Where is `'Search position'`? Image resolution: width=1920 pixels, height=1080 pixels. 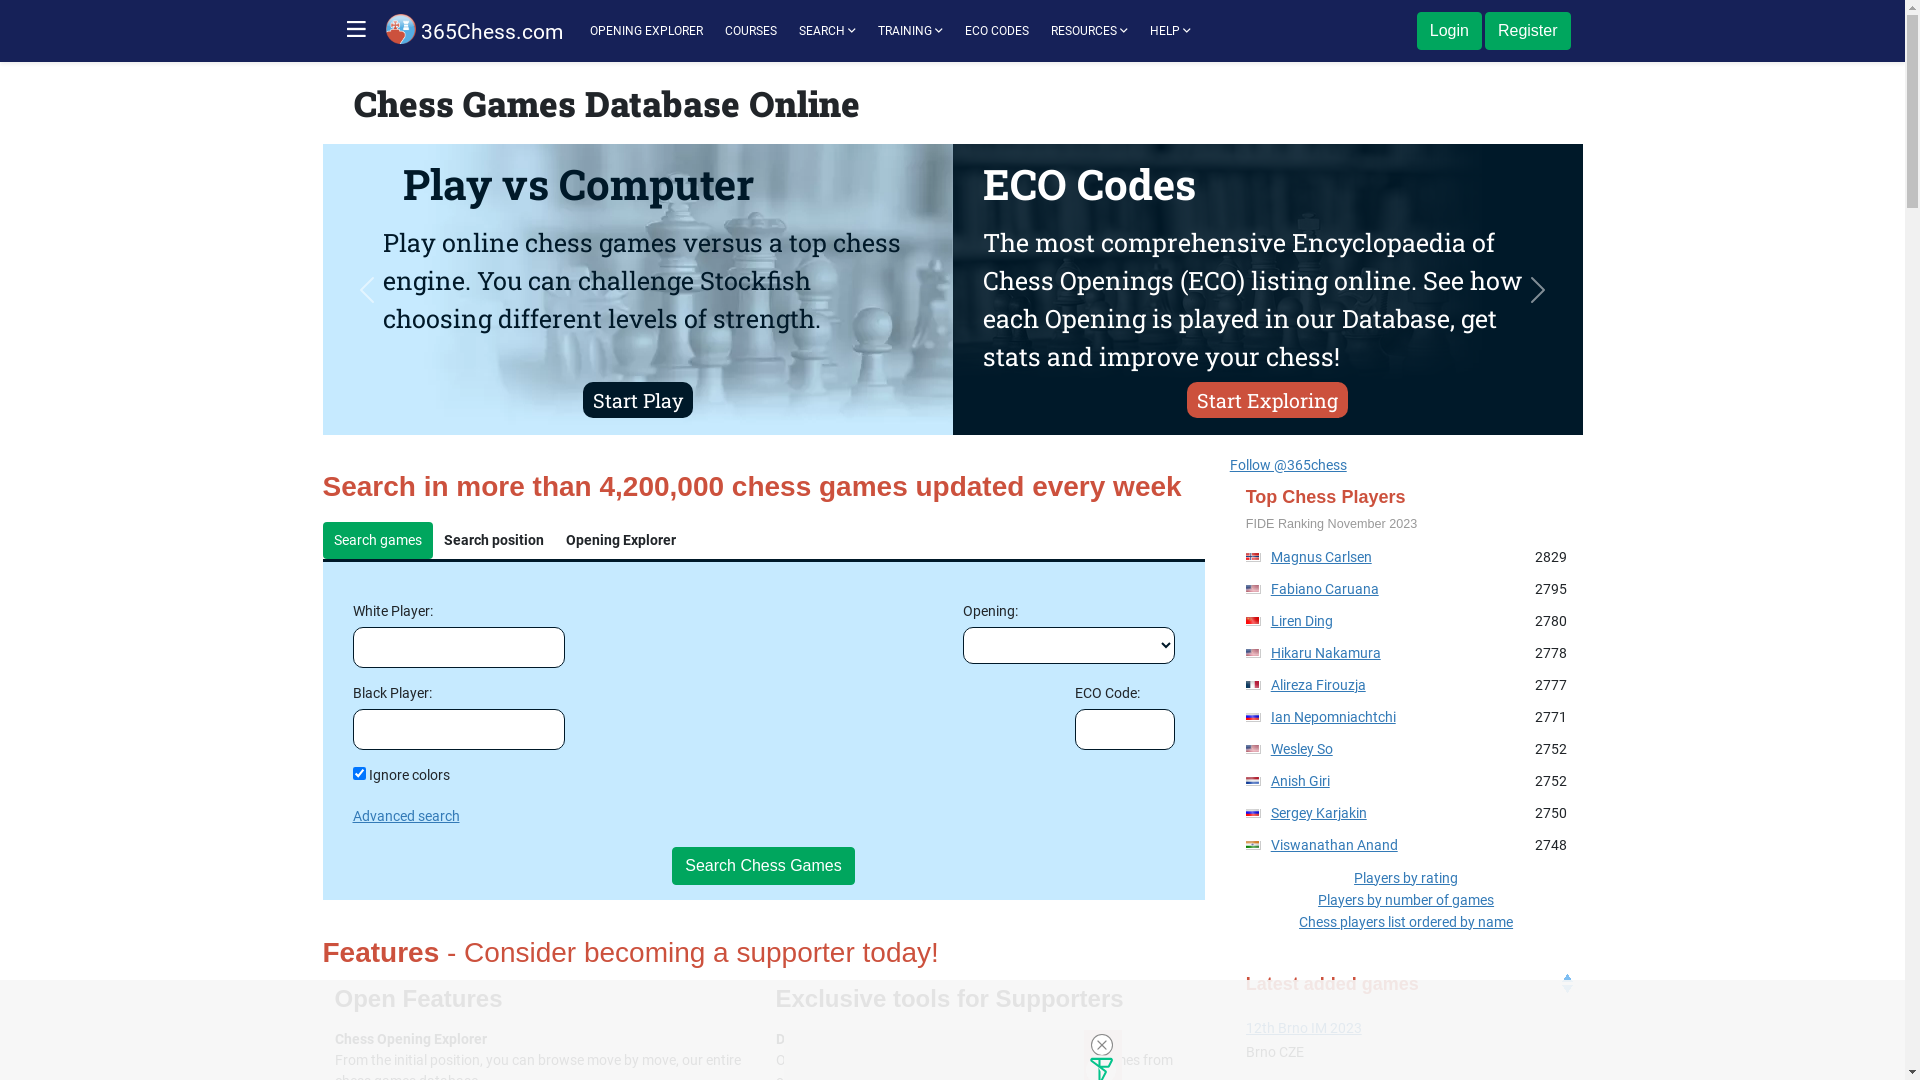
'Search position' is located at coordinates (494, 540).